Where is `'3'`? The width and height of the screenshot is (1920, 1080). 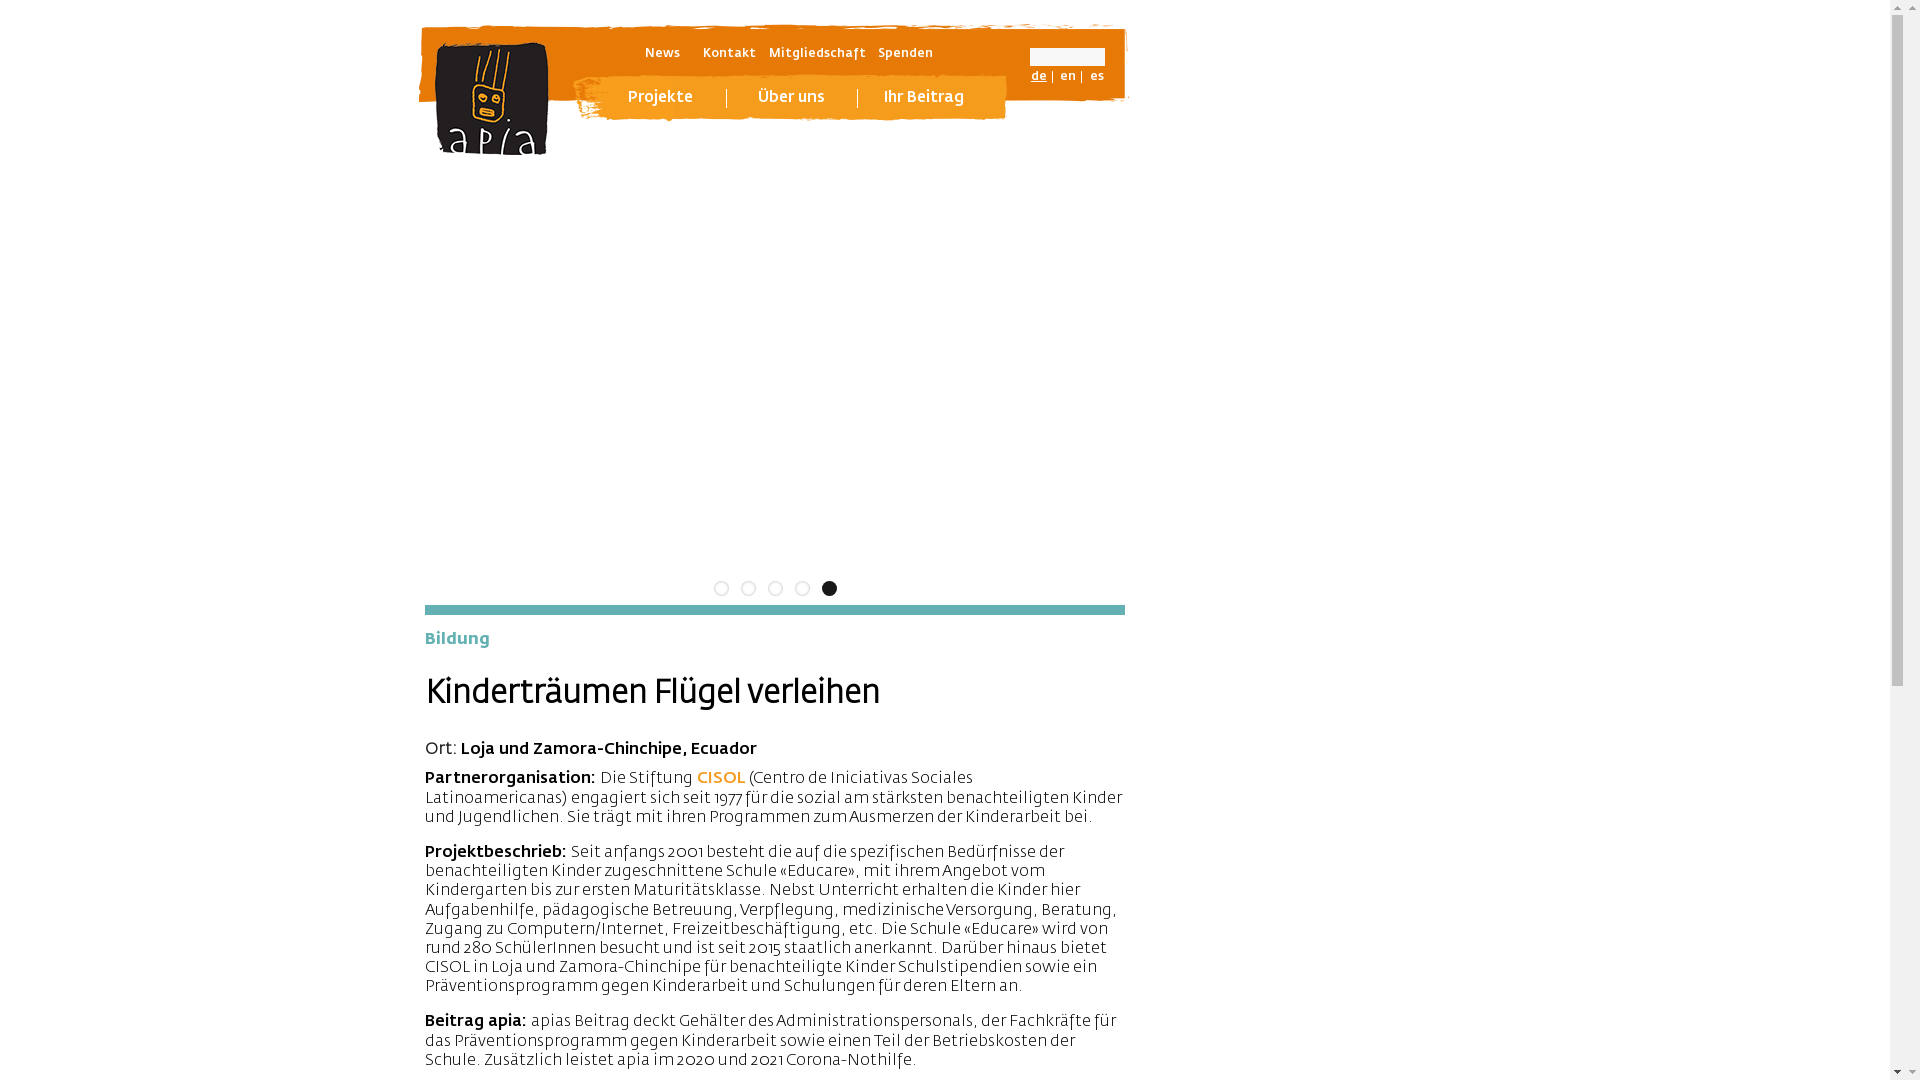 '3' is located at coordinates (774, 587).